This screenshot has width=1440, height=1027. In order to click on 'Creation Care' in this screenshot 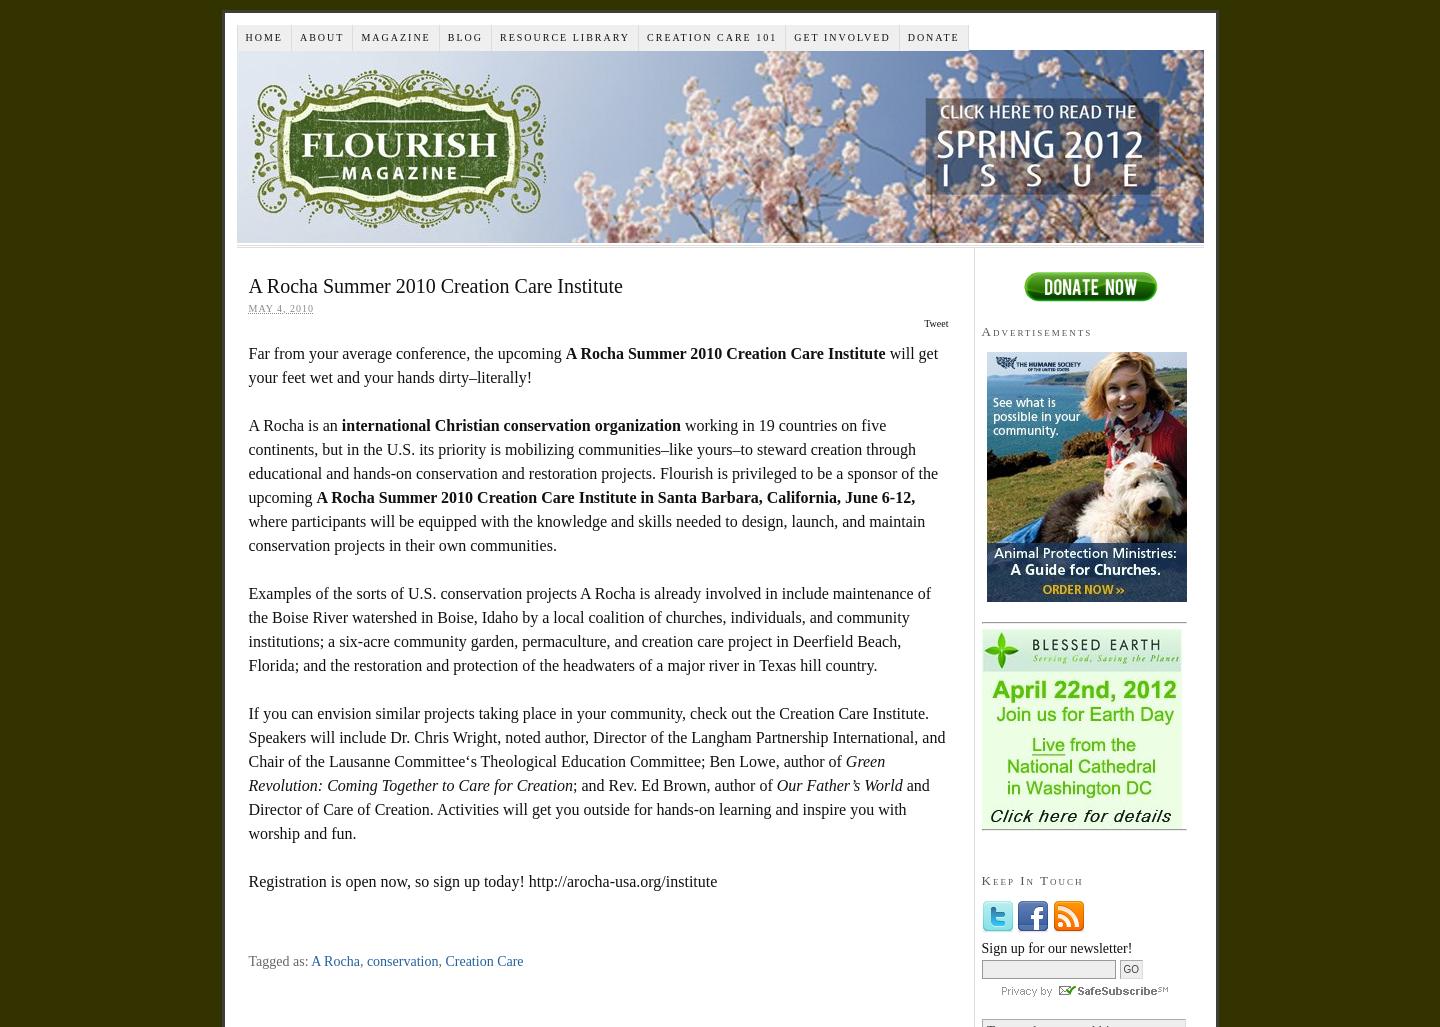, I will do `click(482, 961)`.